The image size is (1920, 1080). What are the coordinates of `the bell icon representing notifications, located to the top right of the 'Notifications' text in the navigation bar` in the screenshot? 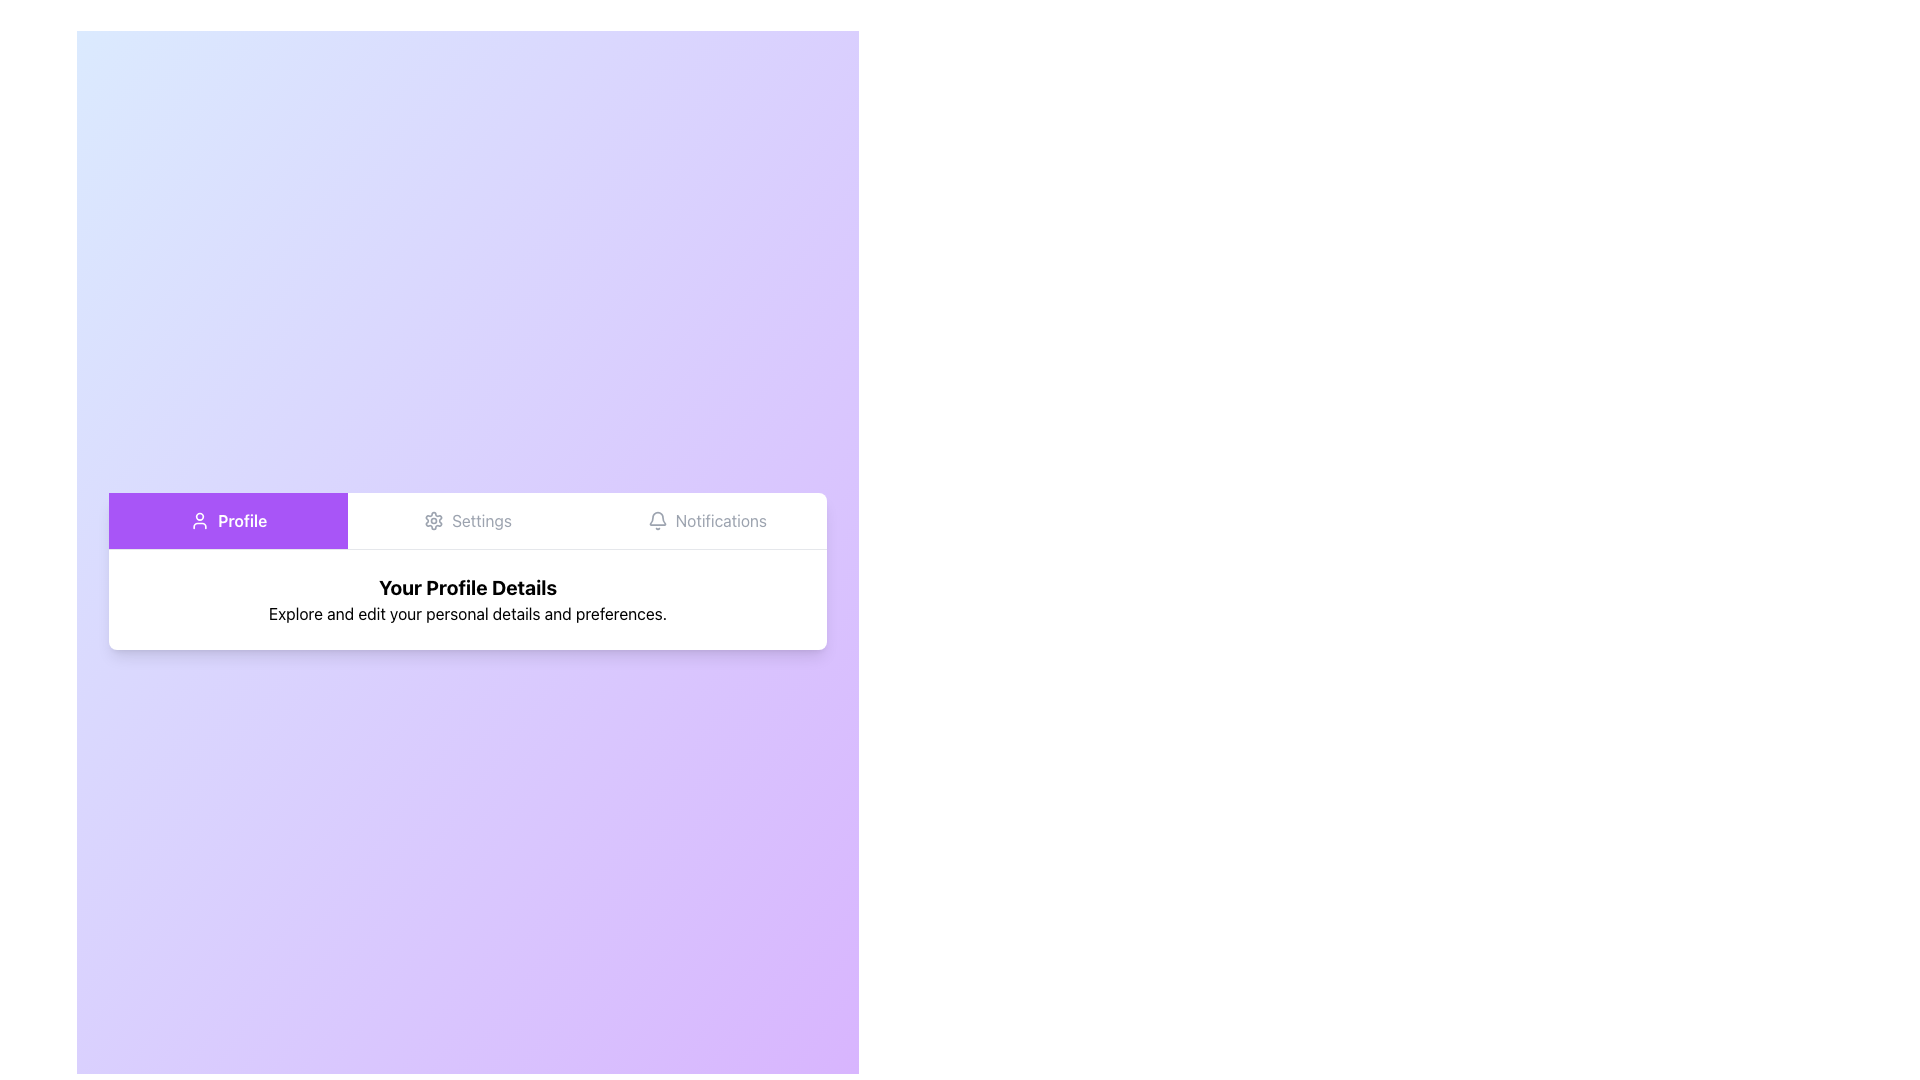 It's located at (657, 519).